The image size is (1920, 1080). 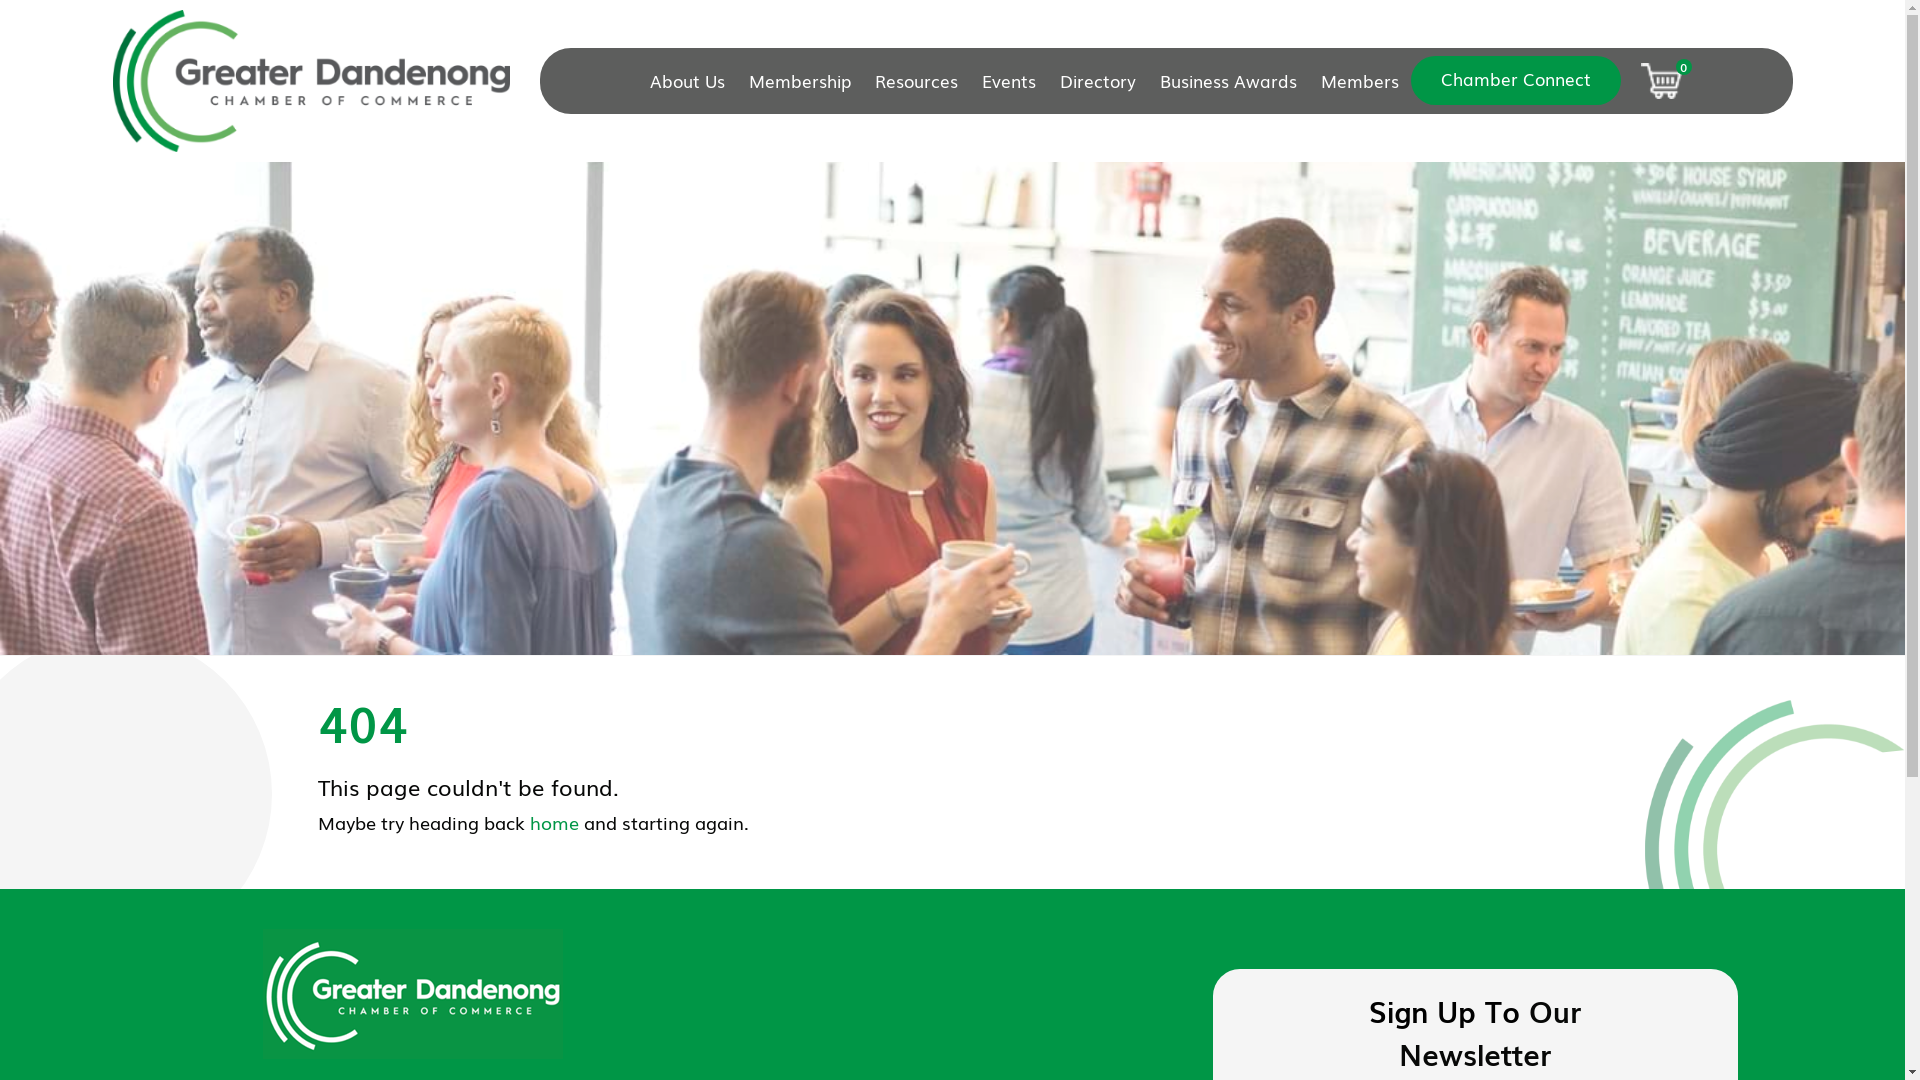 I want to click on 'Membership', so click(x=800, y=80).